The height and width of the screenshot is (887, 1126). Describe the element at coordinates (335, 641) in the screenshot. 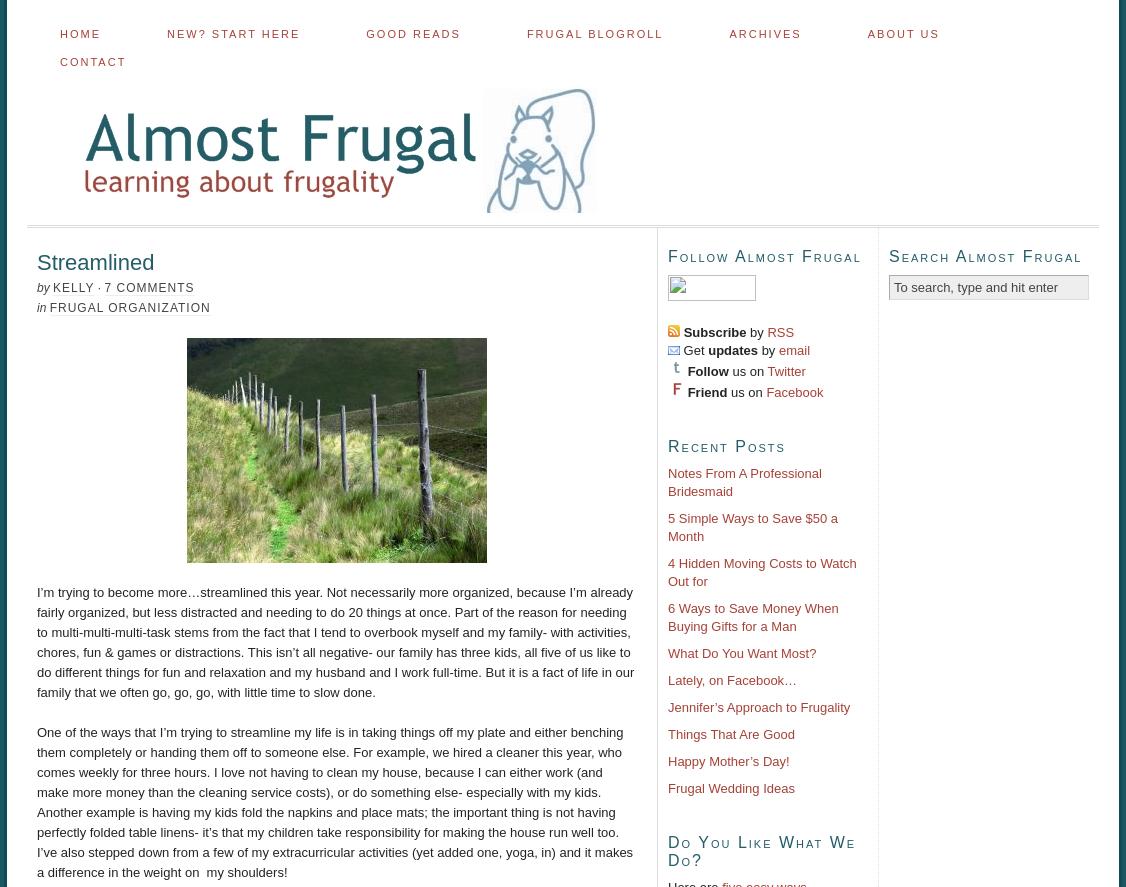

I see `'I’m trying to become more…streamlined this year. Not necessarily more organized, because I’m already fairly organized, but less distracted and needing to do 20 things at once. Part of the reason for needing to multi-multi-multi-task stems from the fact that I tend to overbook myself and my family- with activities, chores, fun & games or distractions. This isn’t all negative- our family has three kids, all five of us like to do different things for fun and relaxation and my husband and I work full-time. But it is a fact of life in our family that we often go, go, go, with little time to slow done.'` at that location.